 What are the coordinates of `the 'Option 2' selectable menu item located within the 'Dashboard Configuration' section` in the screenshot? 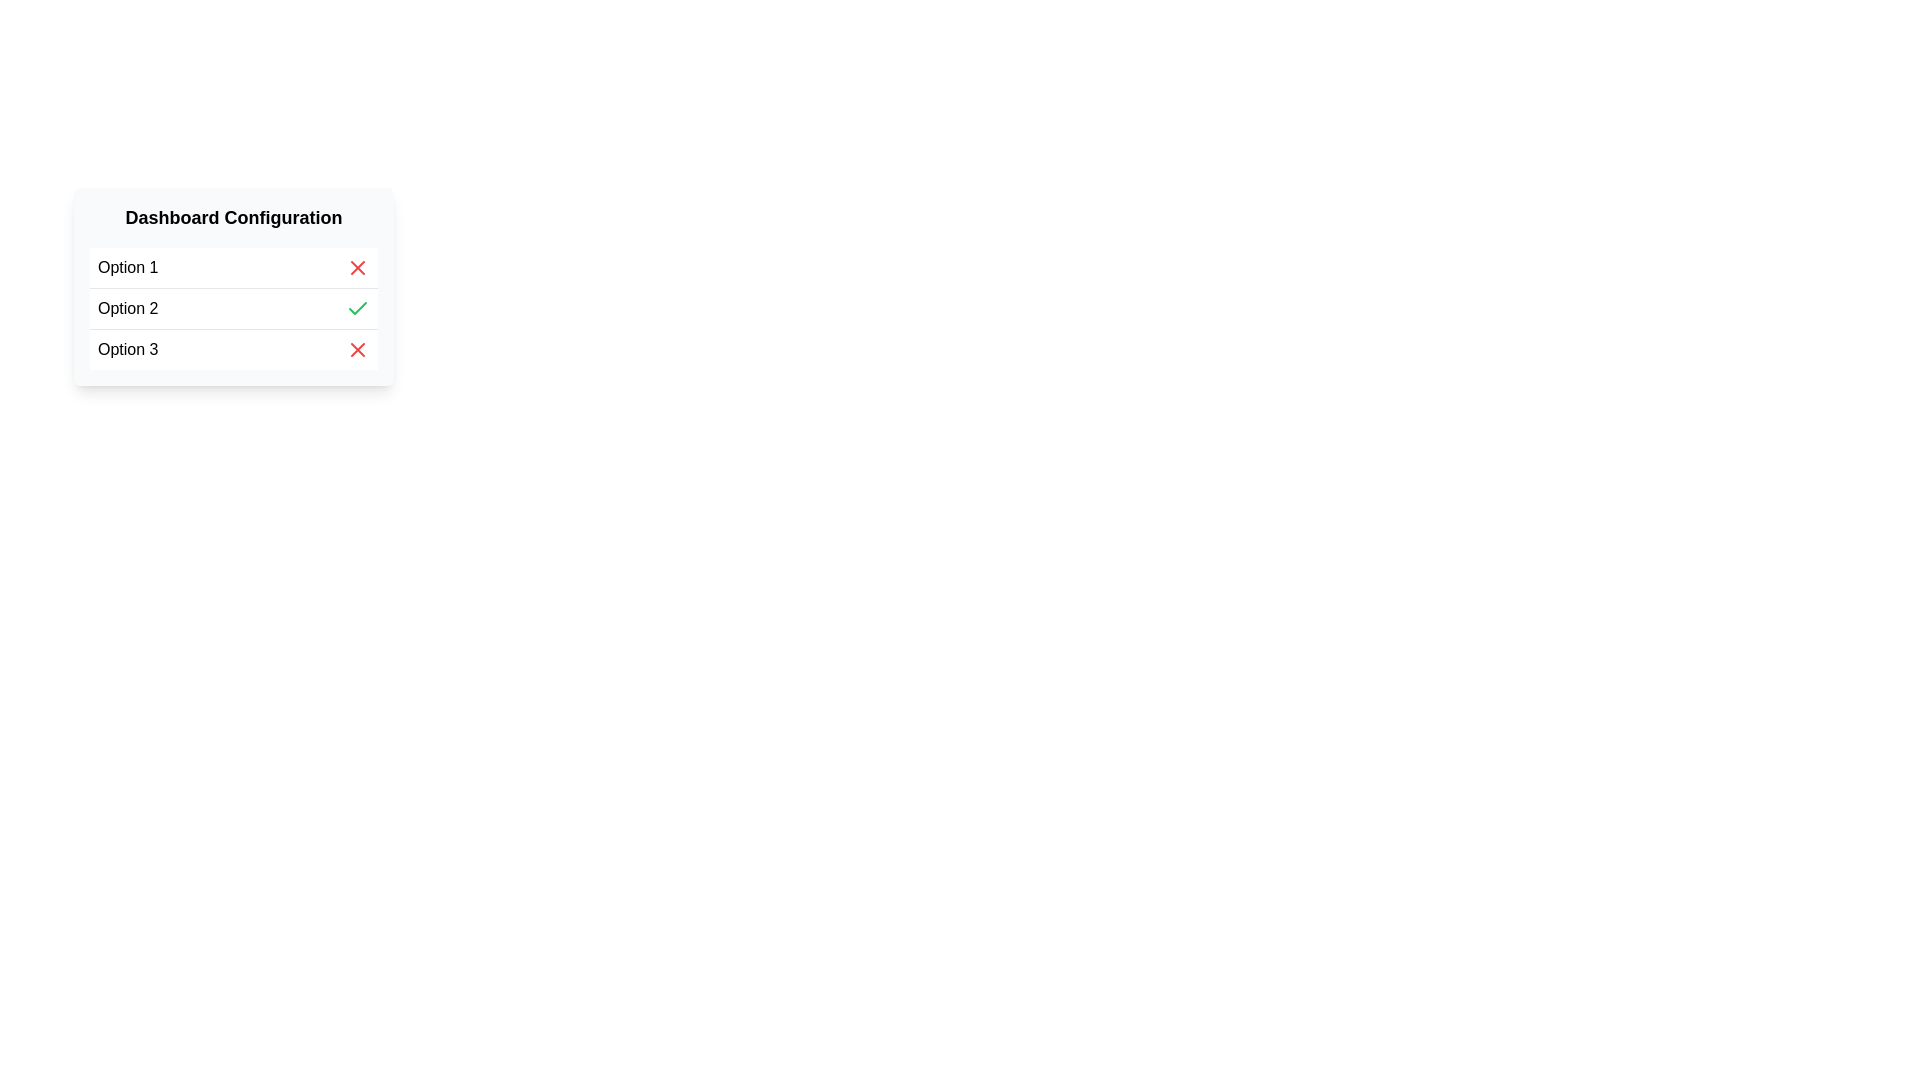 It's located at (234, 286).